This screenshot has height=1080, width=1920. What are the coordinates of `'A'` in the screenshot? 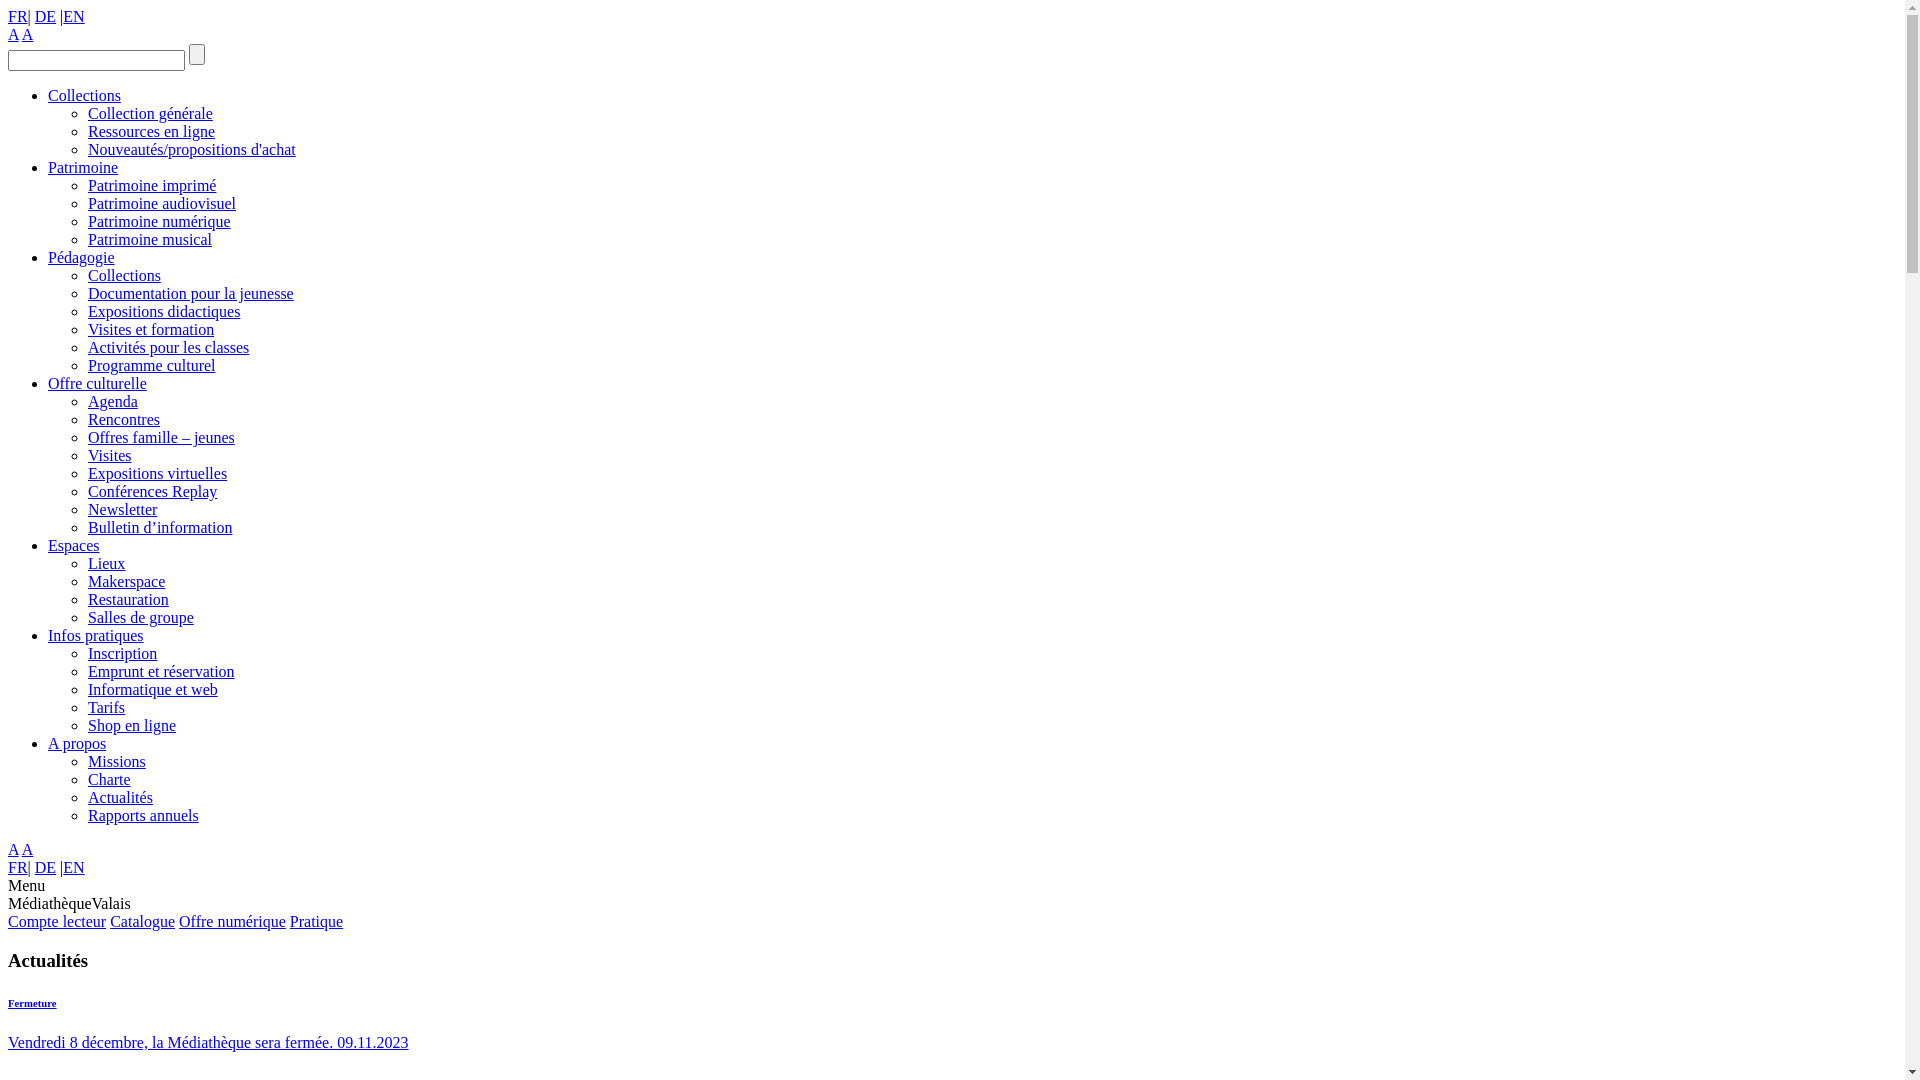 It's located at (8, 34).